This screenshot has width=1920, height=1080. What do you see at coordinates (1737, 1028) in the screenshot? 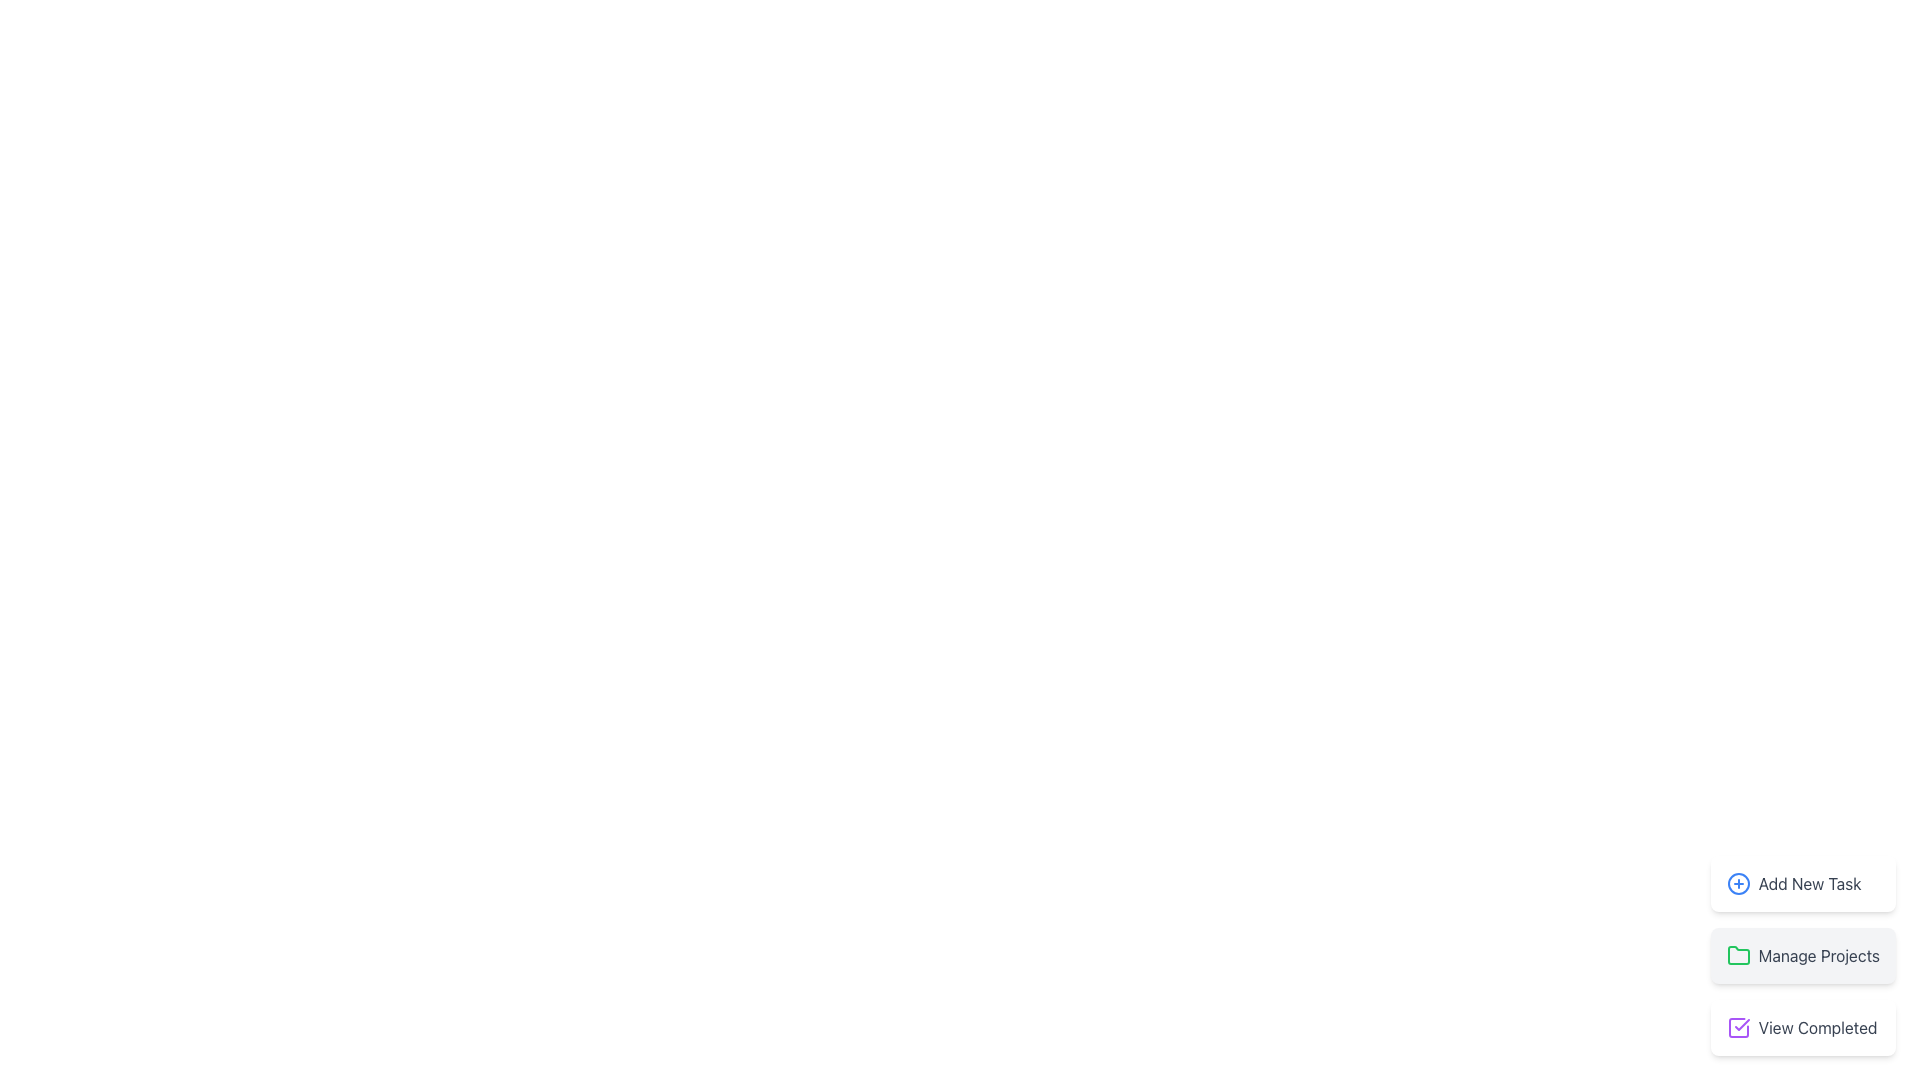
I see `the completed state icon located in the right-side column of options, positioned below 'Manage Projects' and above 'View Completed'` at bounding box center [1737, 1028].